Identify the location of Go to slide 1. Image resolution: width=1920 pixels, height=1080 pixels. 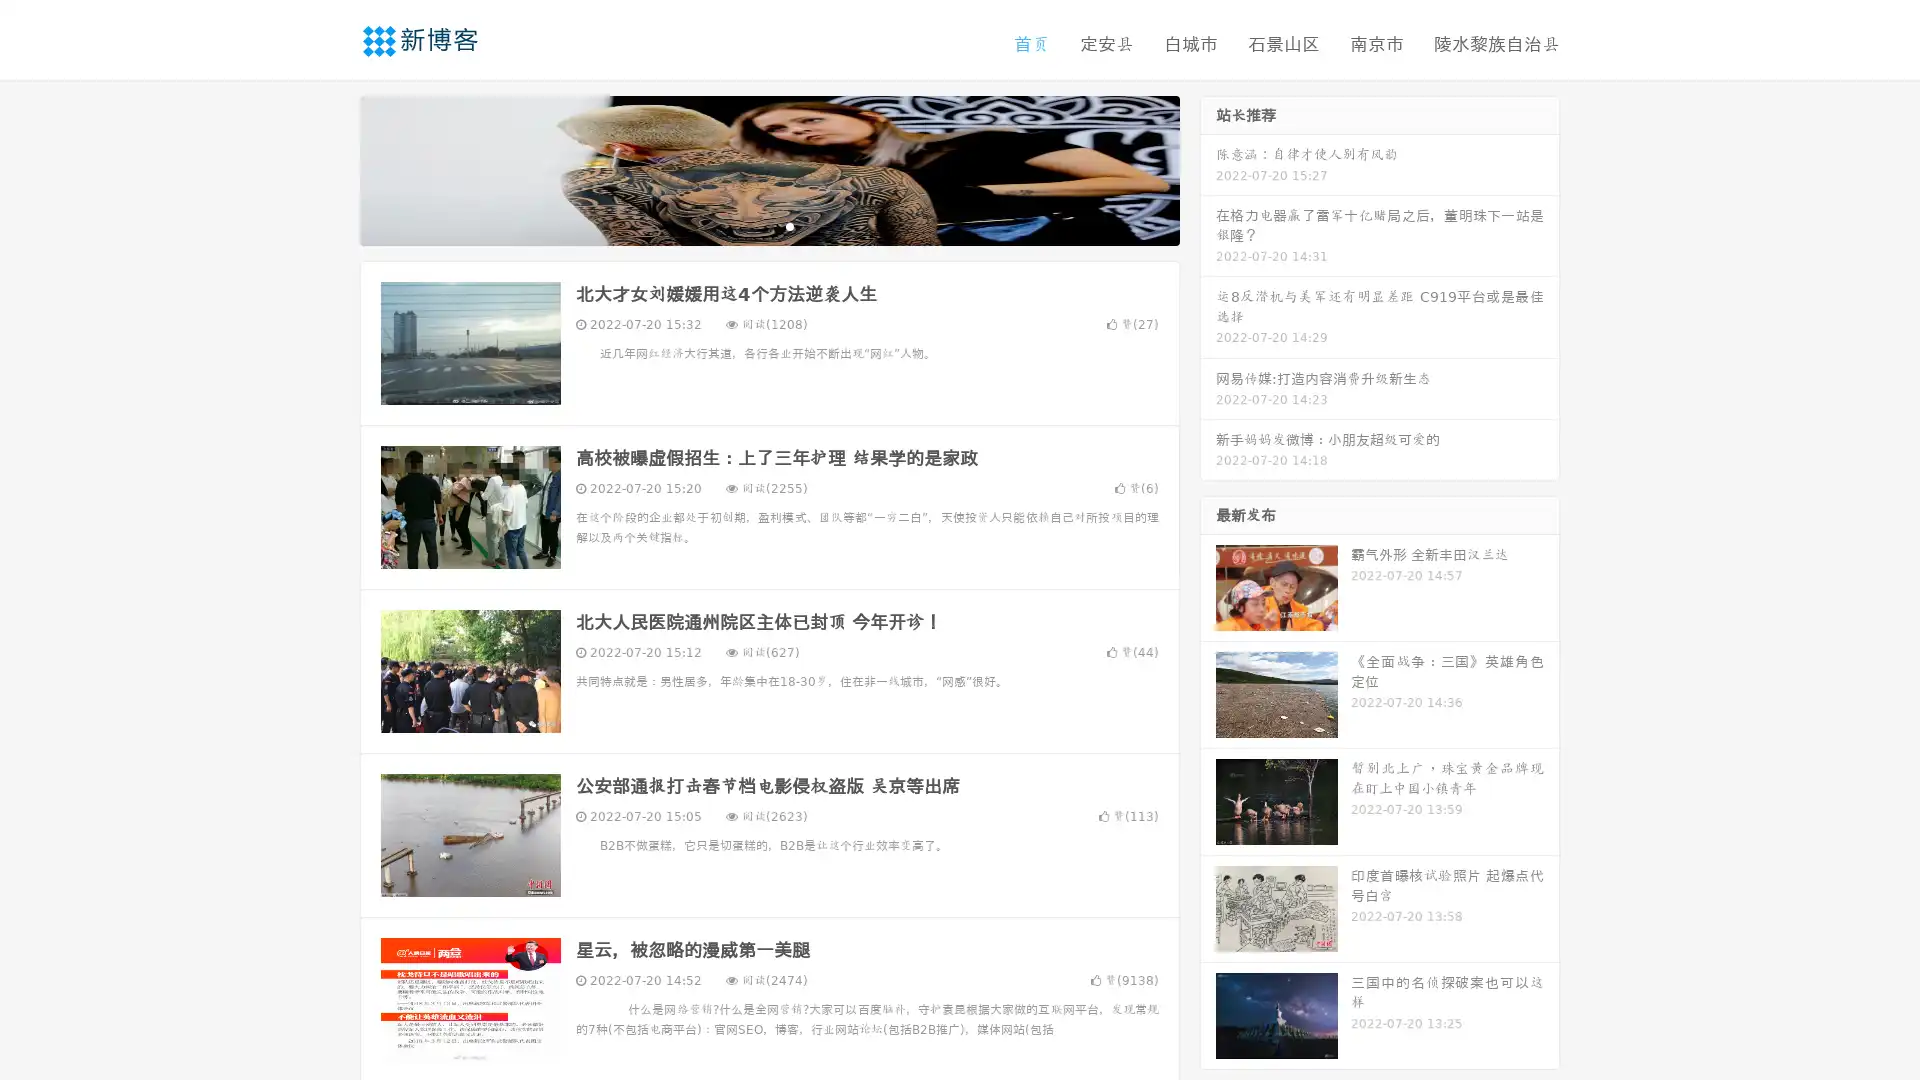
(748, 225).